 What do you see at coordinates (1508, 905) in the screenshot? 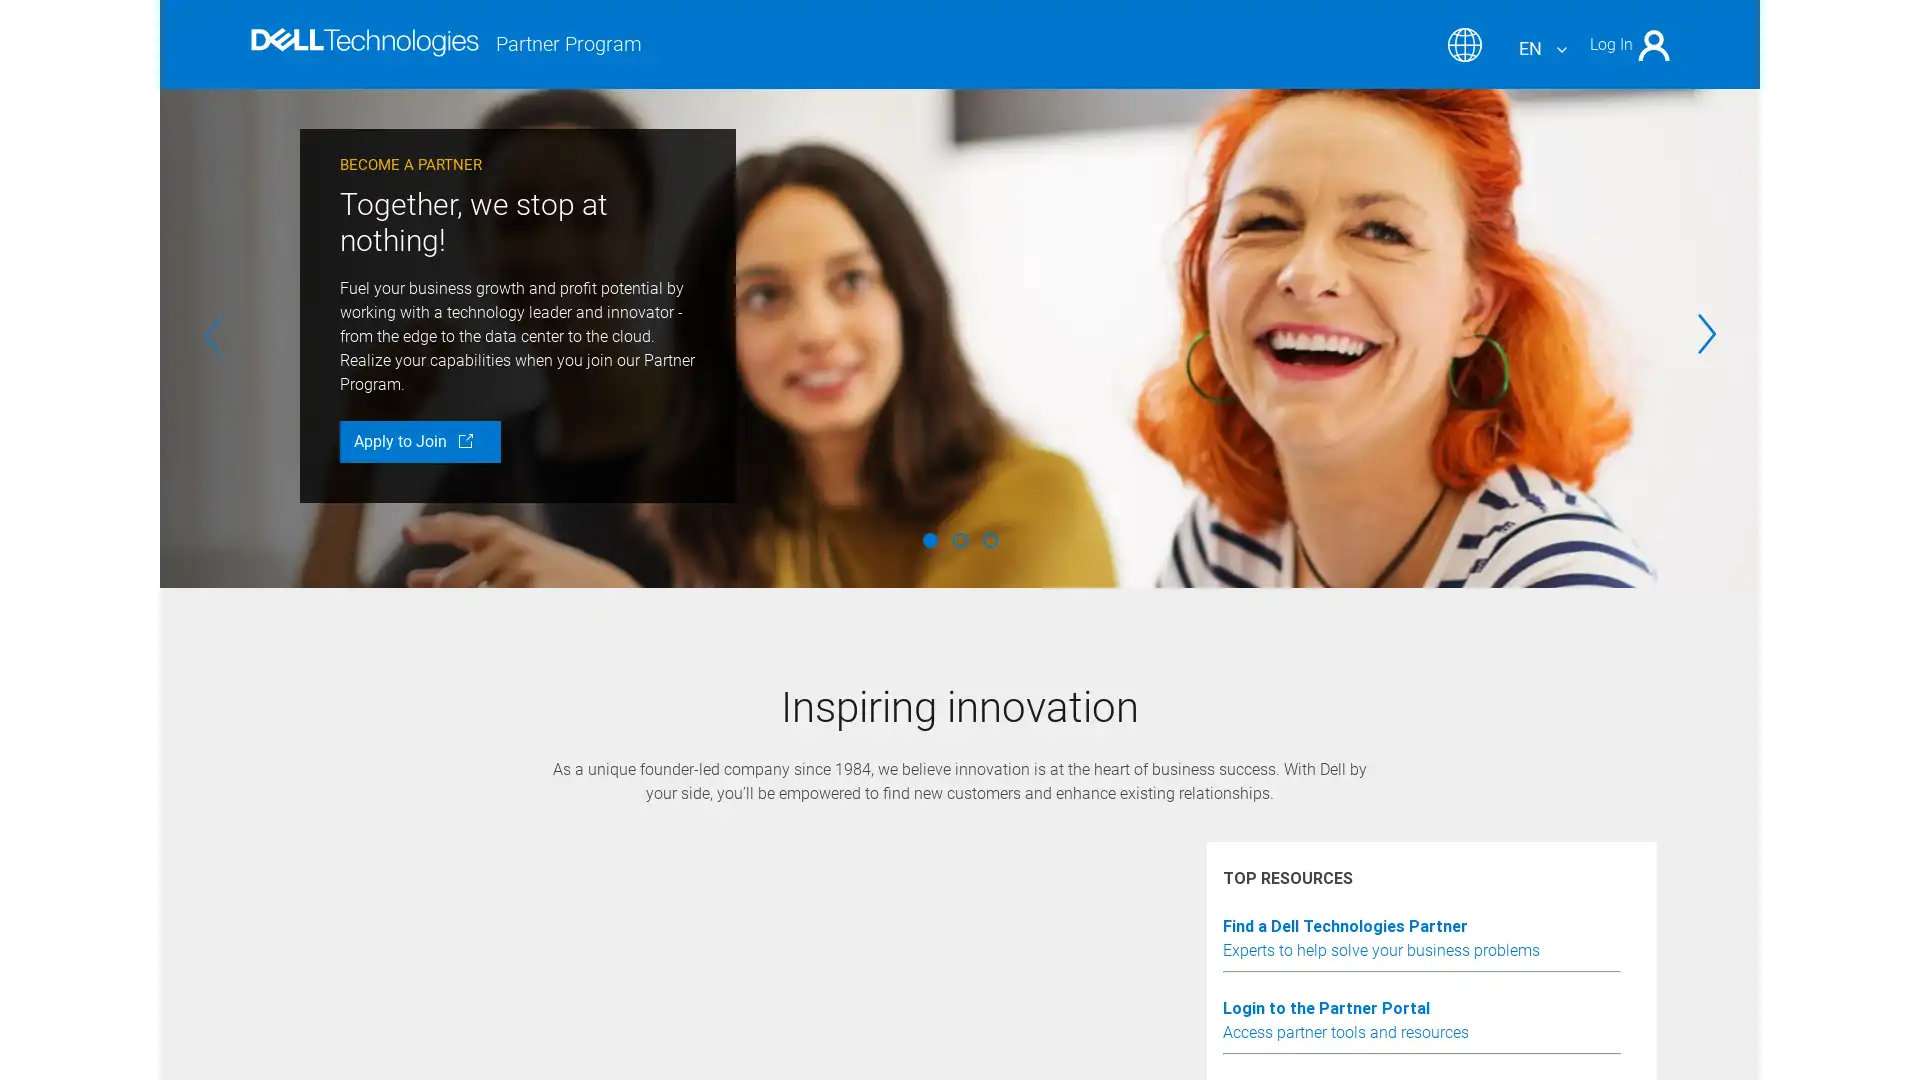
I see `Picture-in-Picture` at bounding box center [1508, 905].